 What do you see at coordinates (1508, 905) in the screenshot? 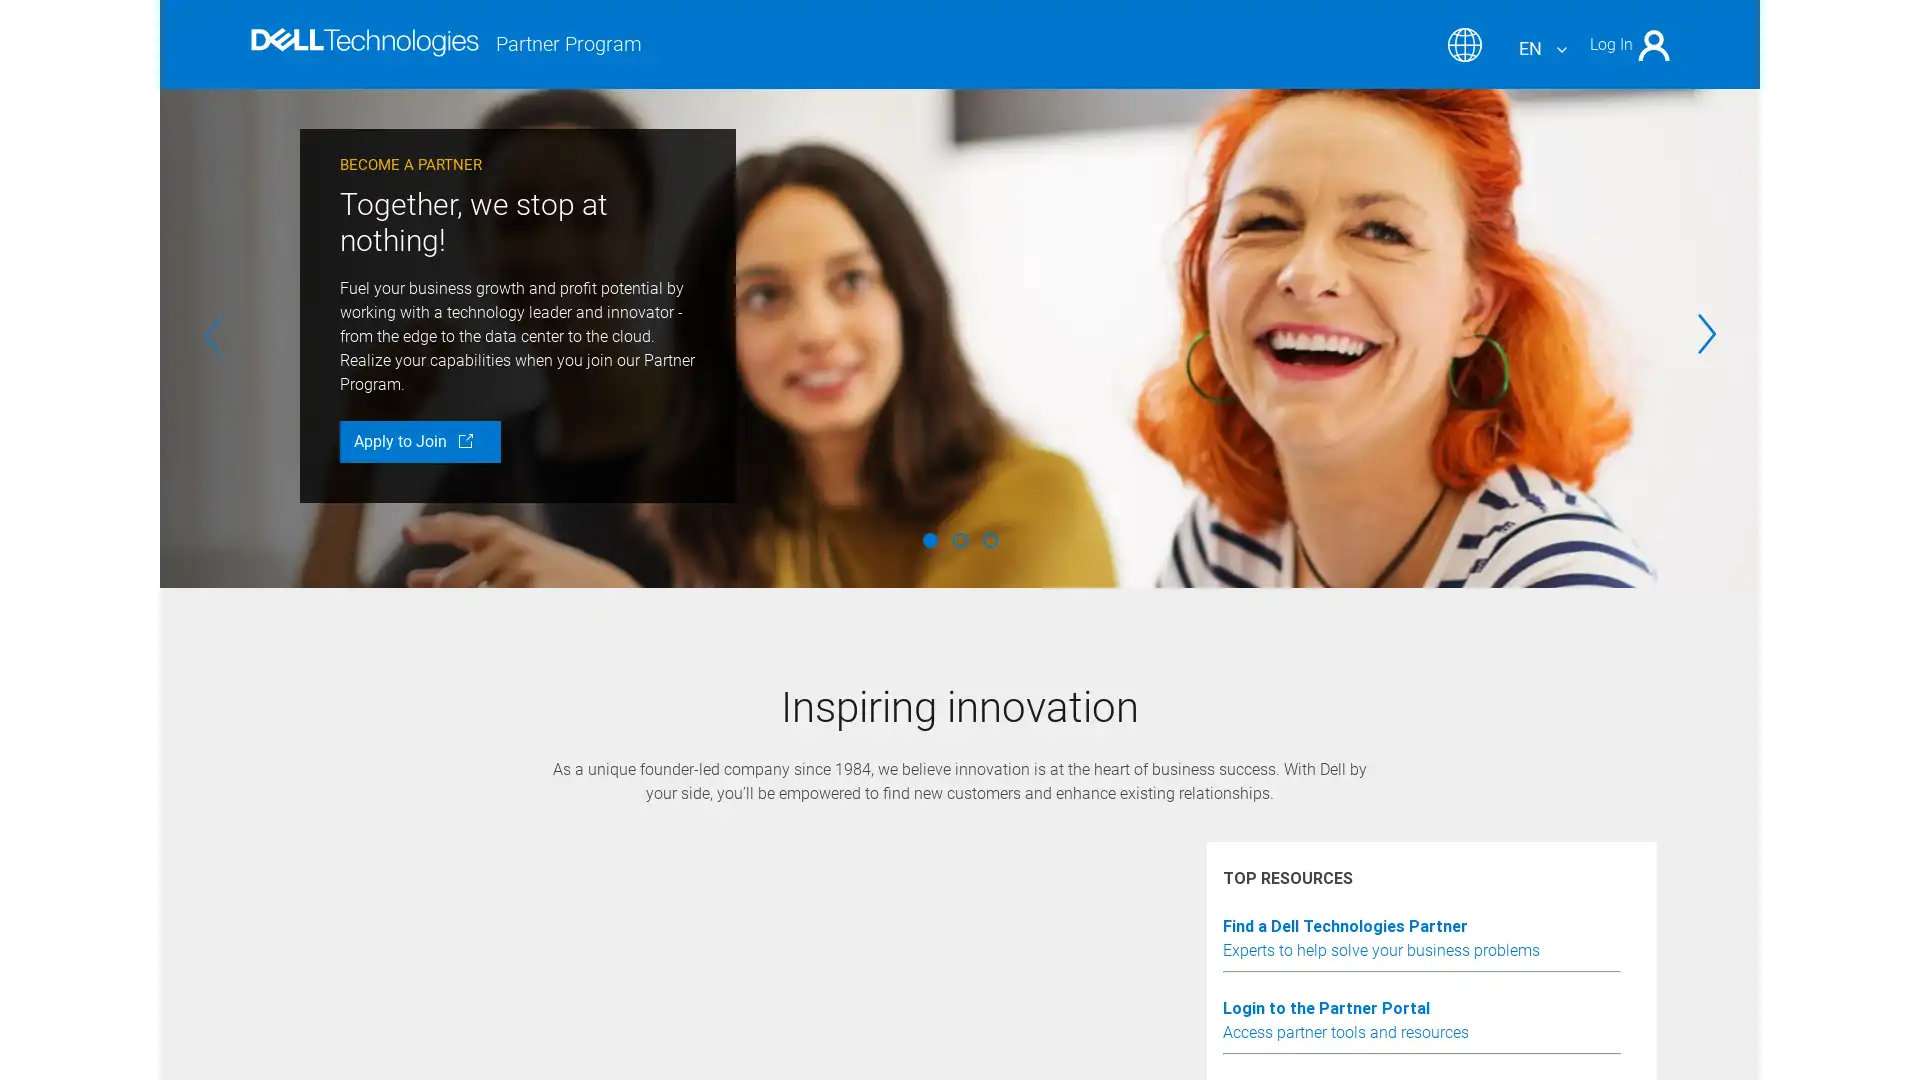
I see `Picture-in-Picture` at bounding box center [1508, 905].